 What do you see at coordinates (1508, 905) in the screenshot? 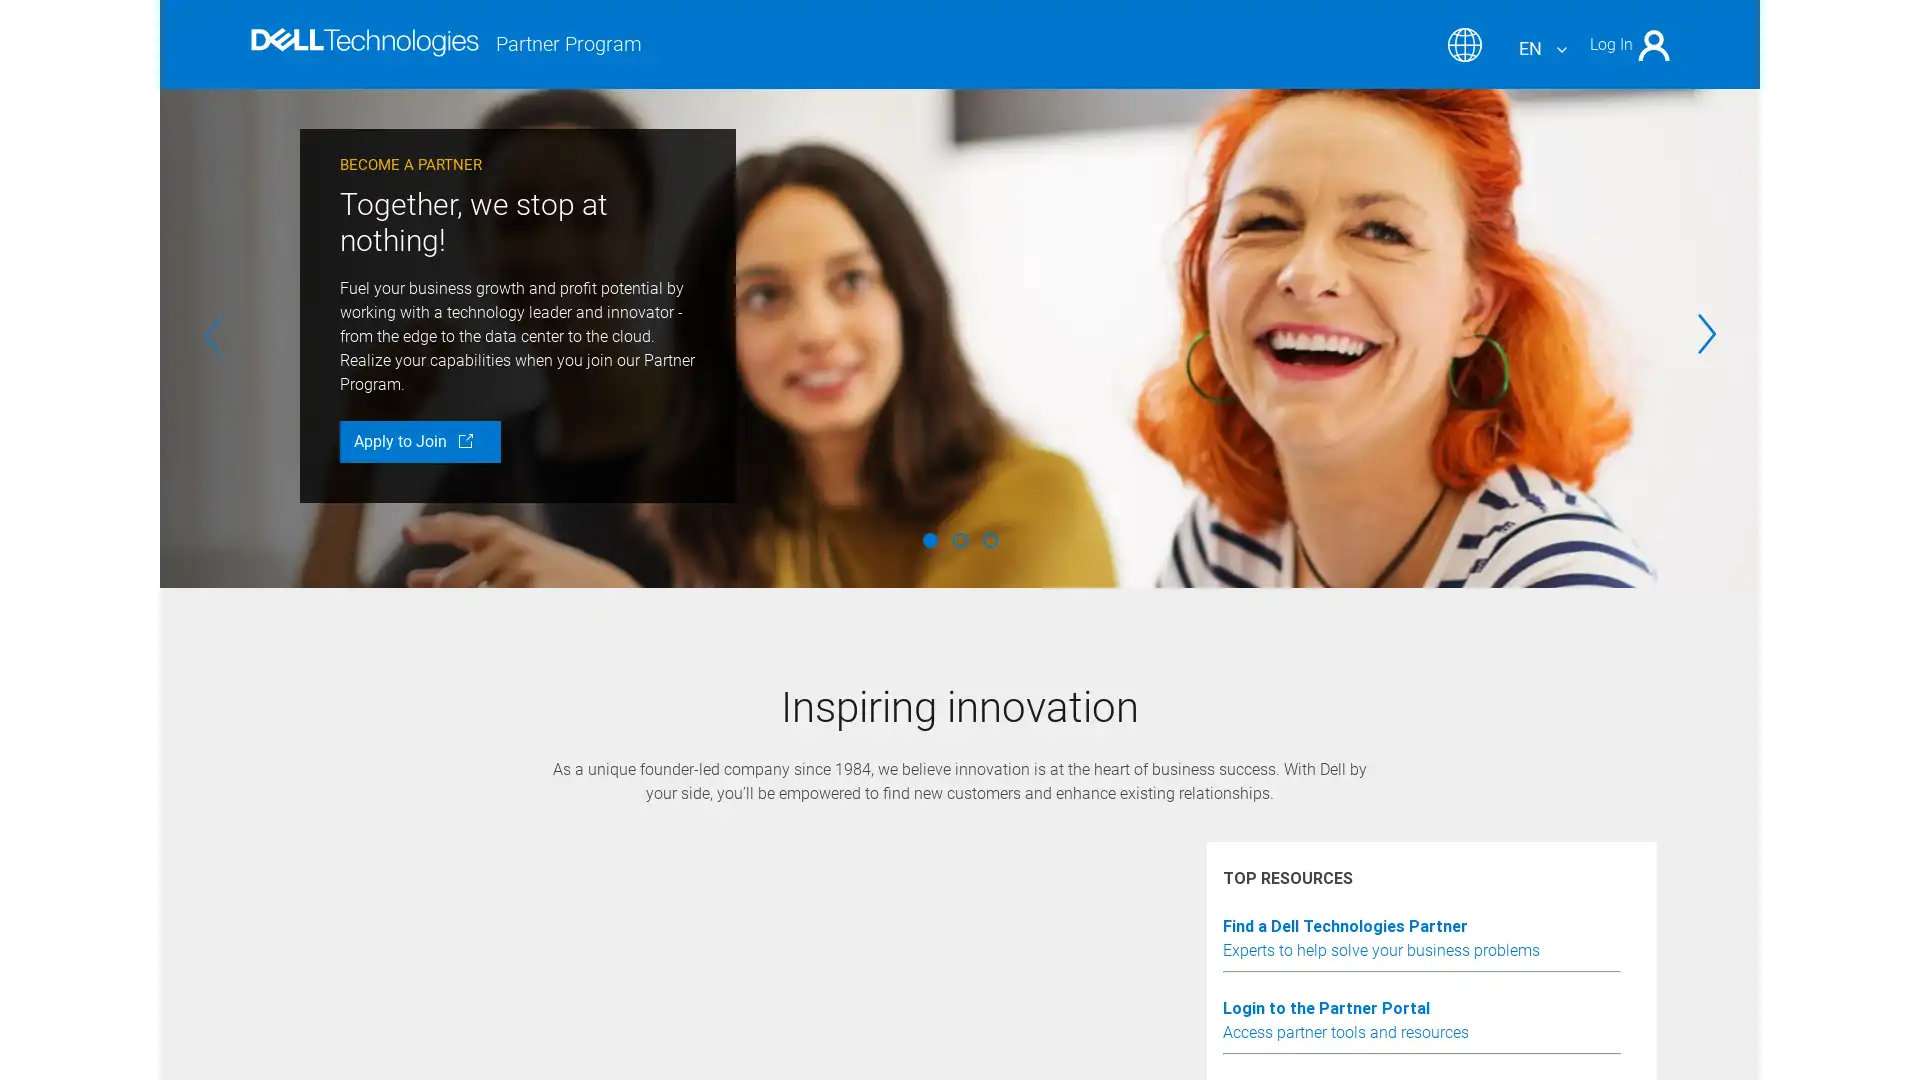
I see `Picture-in-Picture` at bounding box center [1508, 905].